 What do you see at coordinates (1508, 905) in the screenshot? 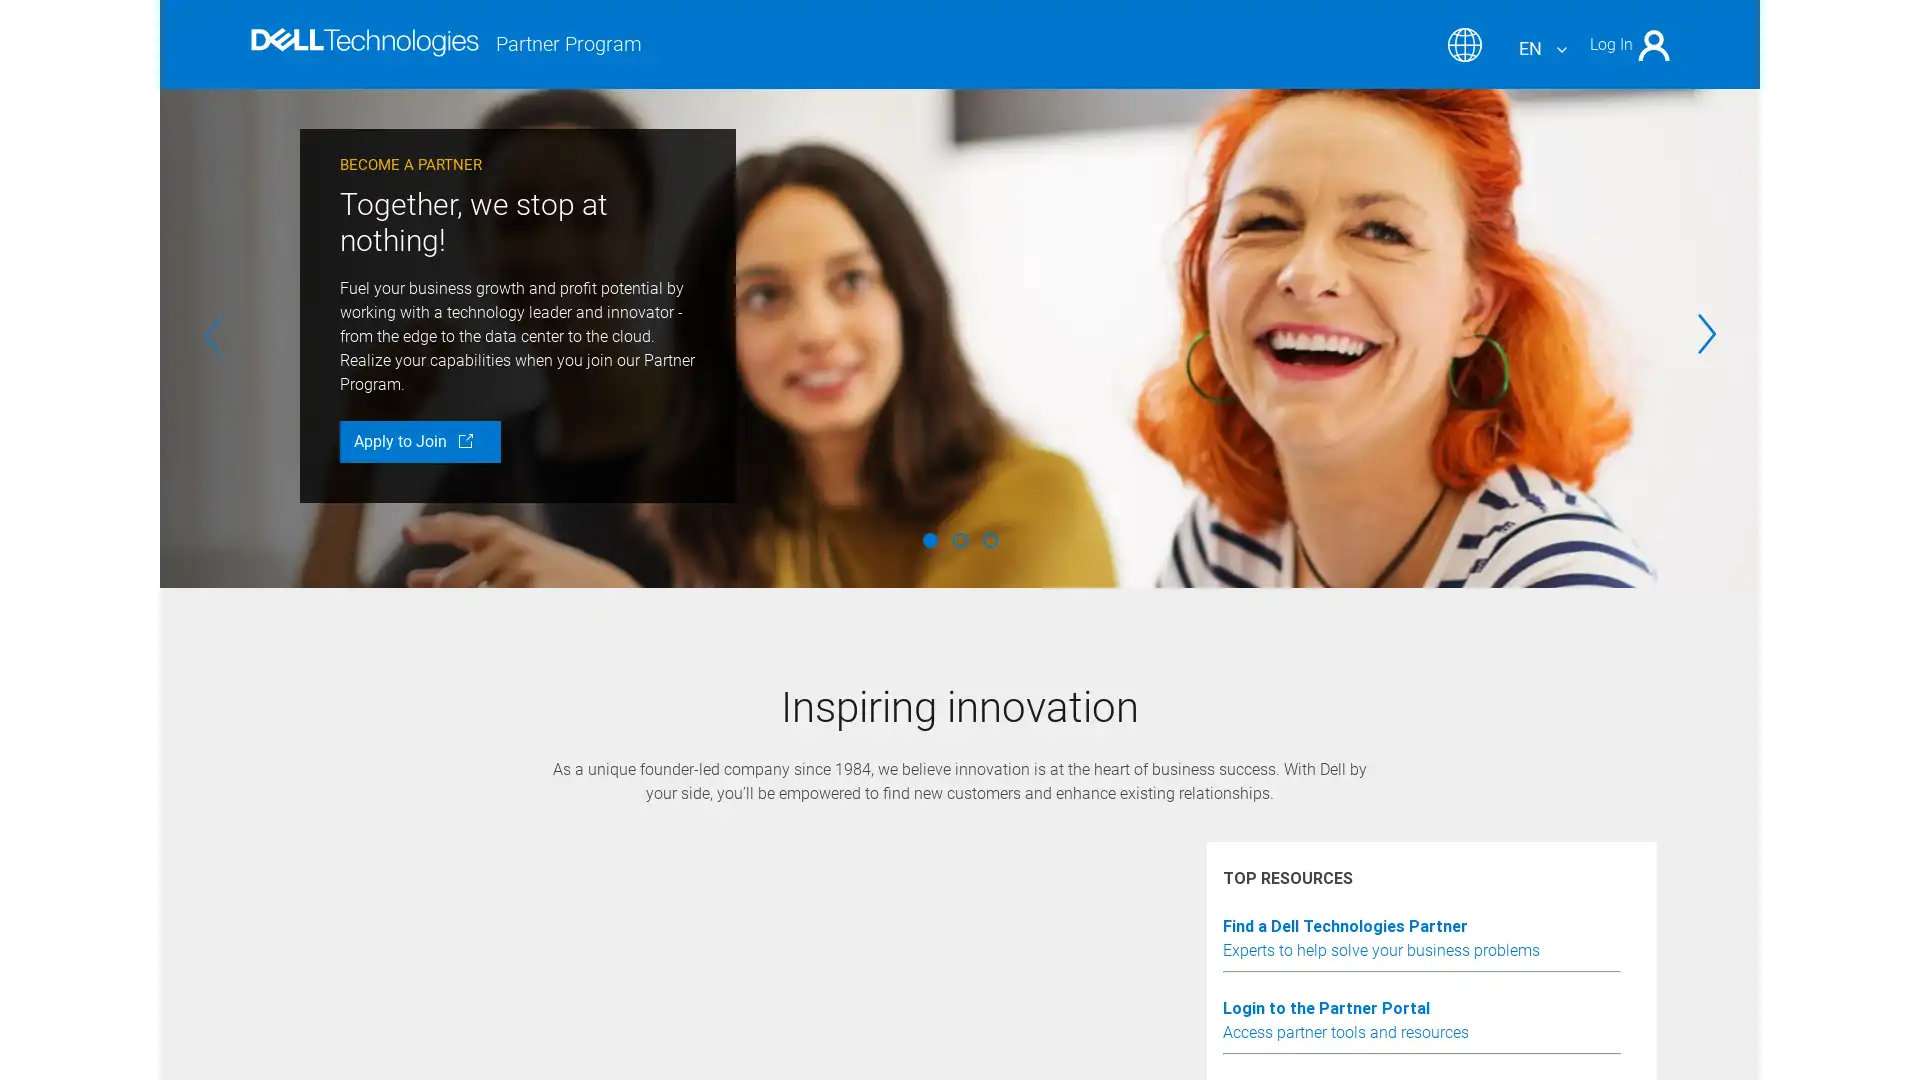
I see `Picture-in-Picture` at bounding box center [1508, 905].